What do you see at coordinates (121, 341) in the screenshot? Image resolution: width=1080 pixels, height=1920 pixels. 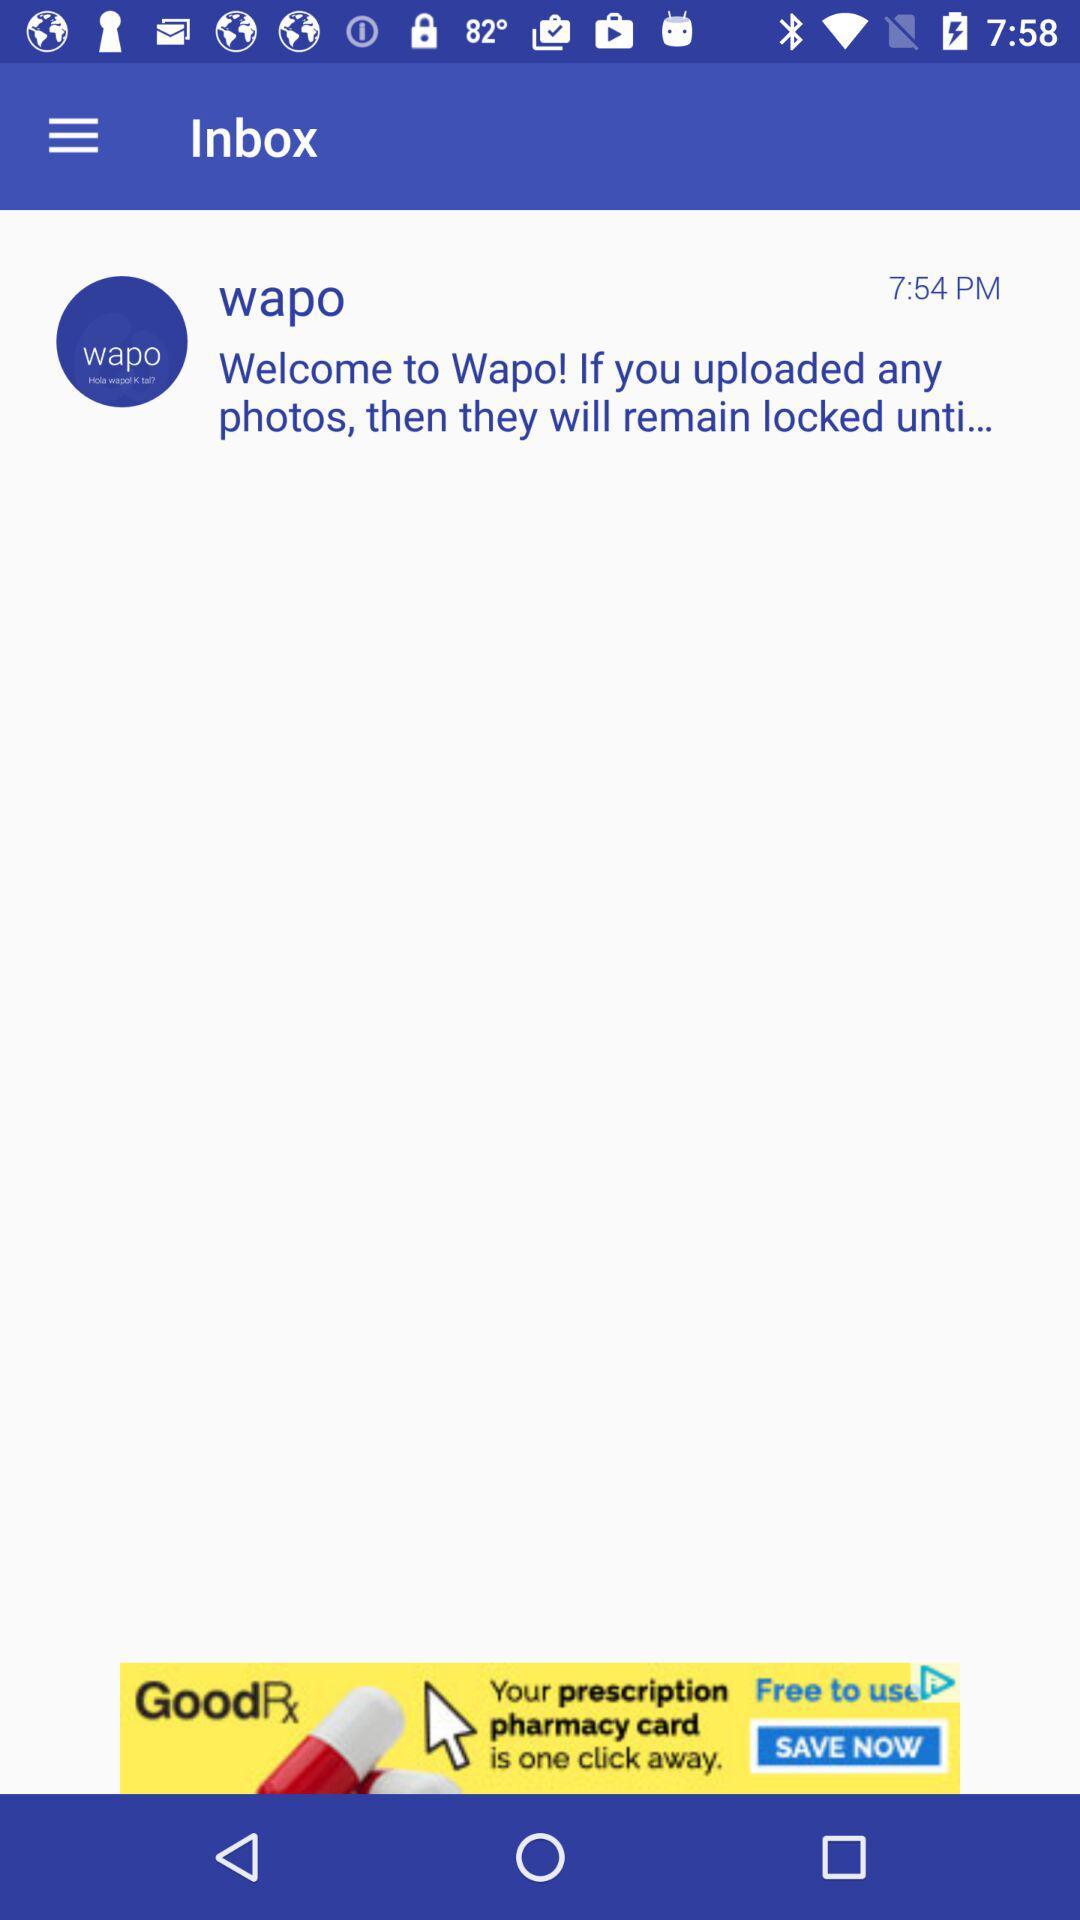 I see `click wapo icon` at bounding box center [121, 341].